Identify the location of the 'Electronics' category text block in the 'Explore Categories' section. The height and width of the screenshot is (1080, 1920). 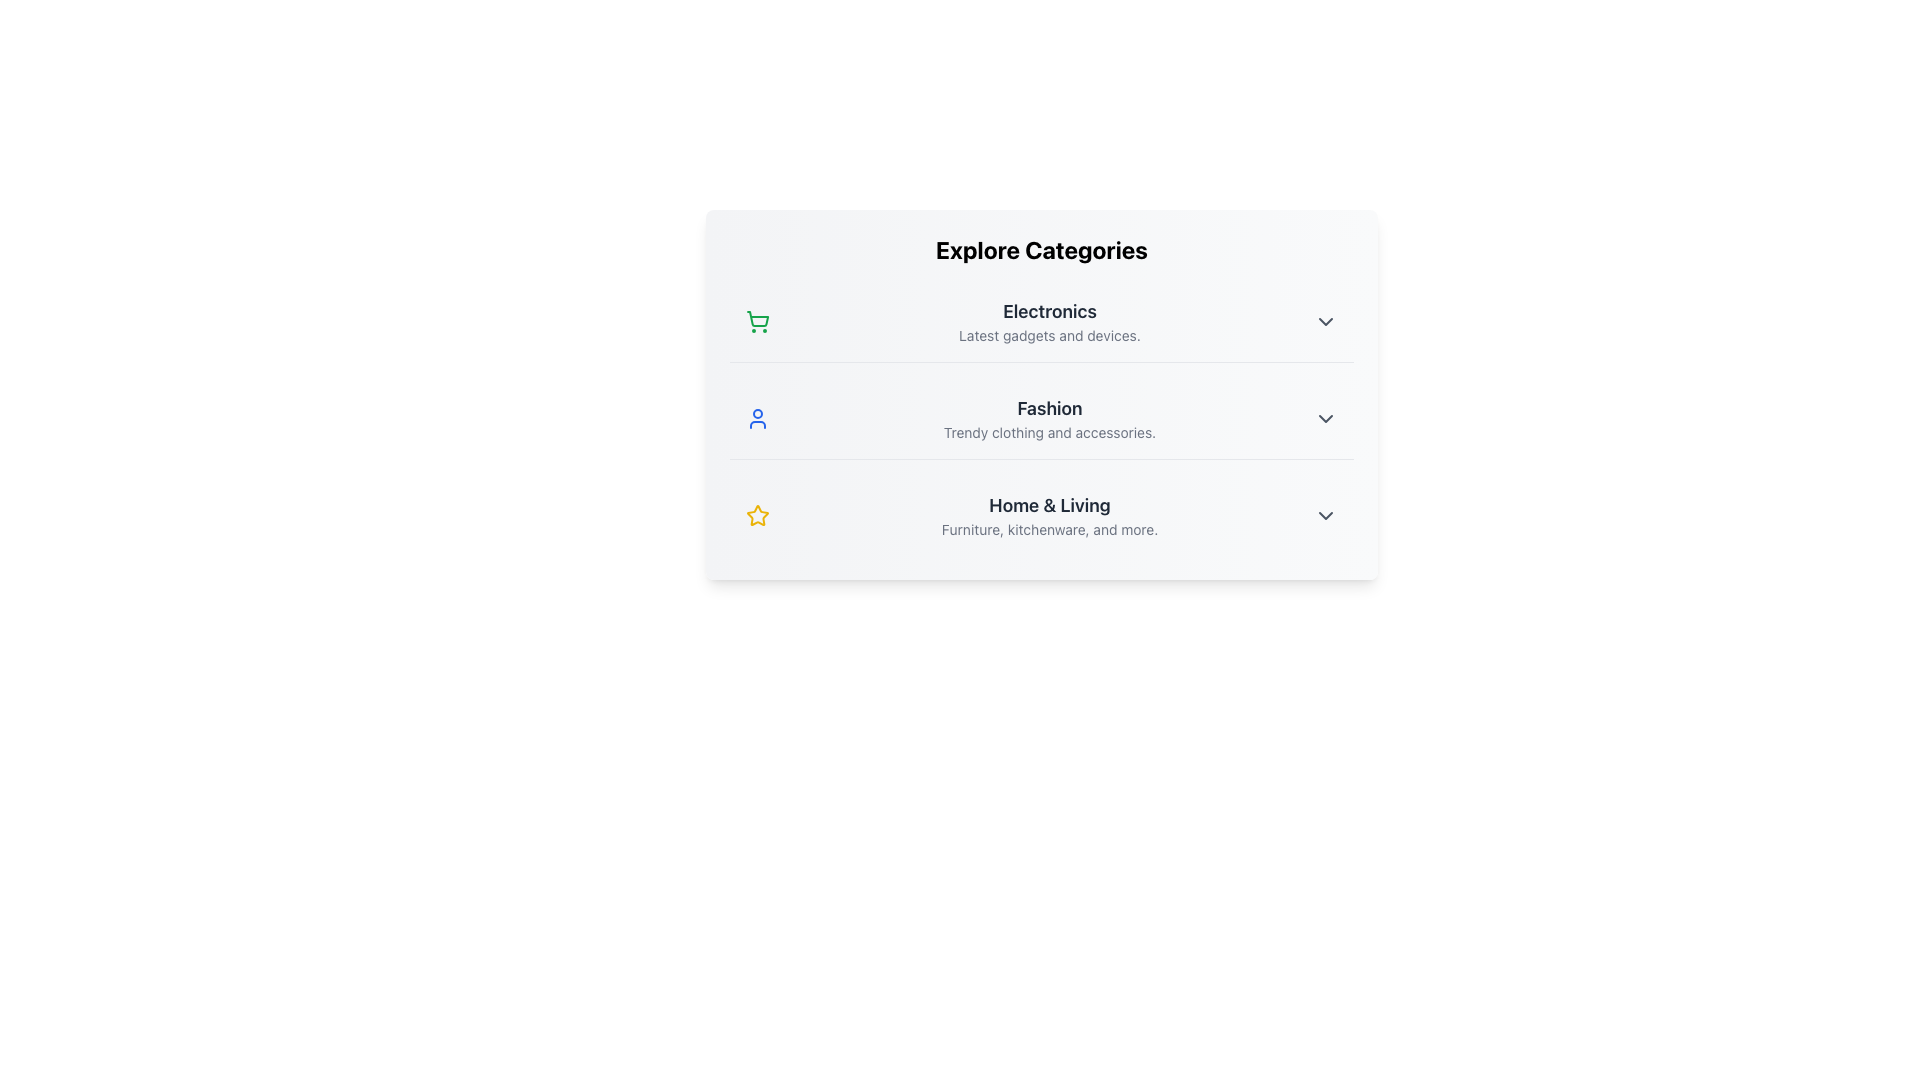
(1049, 320).